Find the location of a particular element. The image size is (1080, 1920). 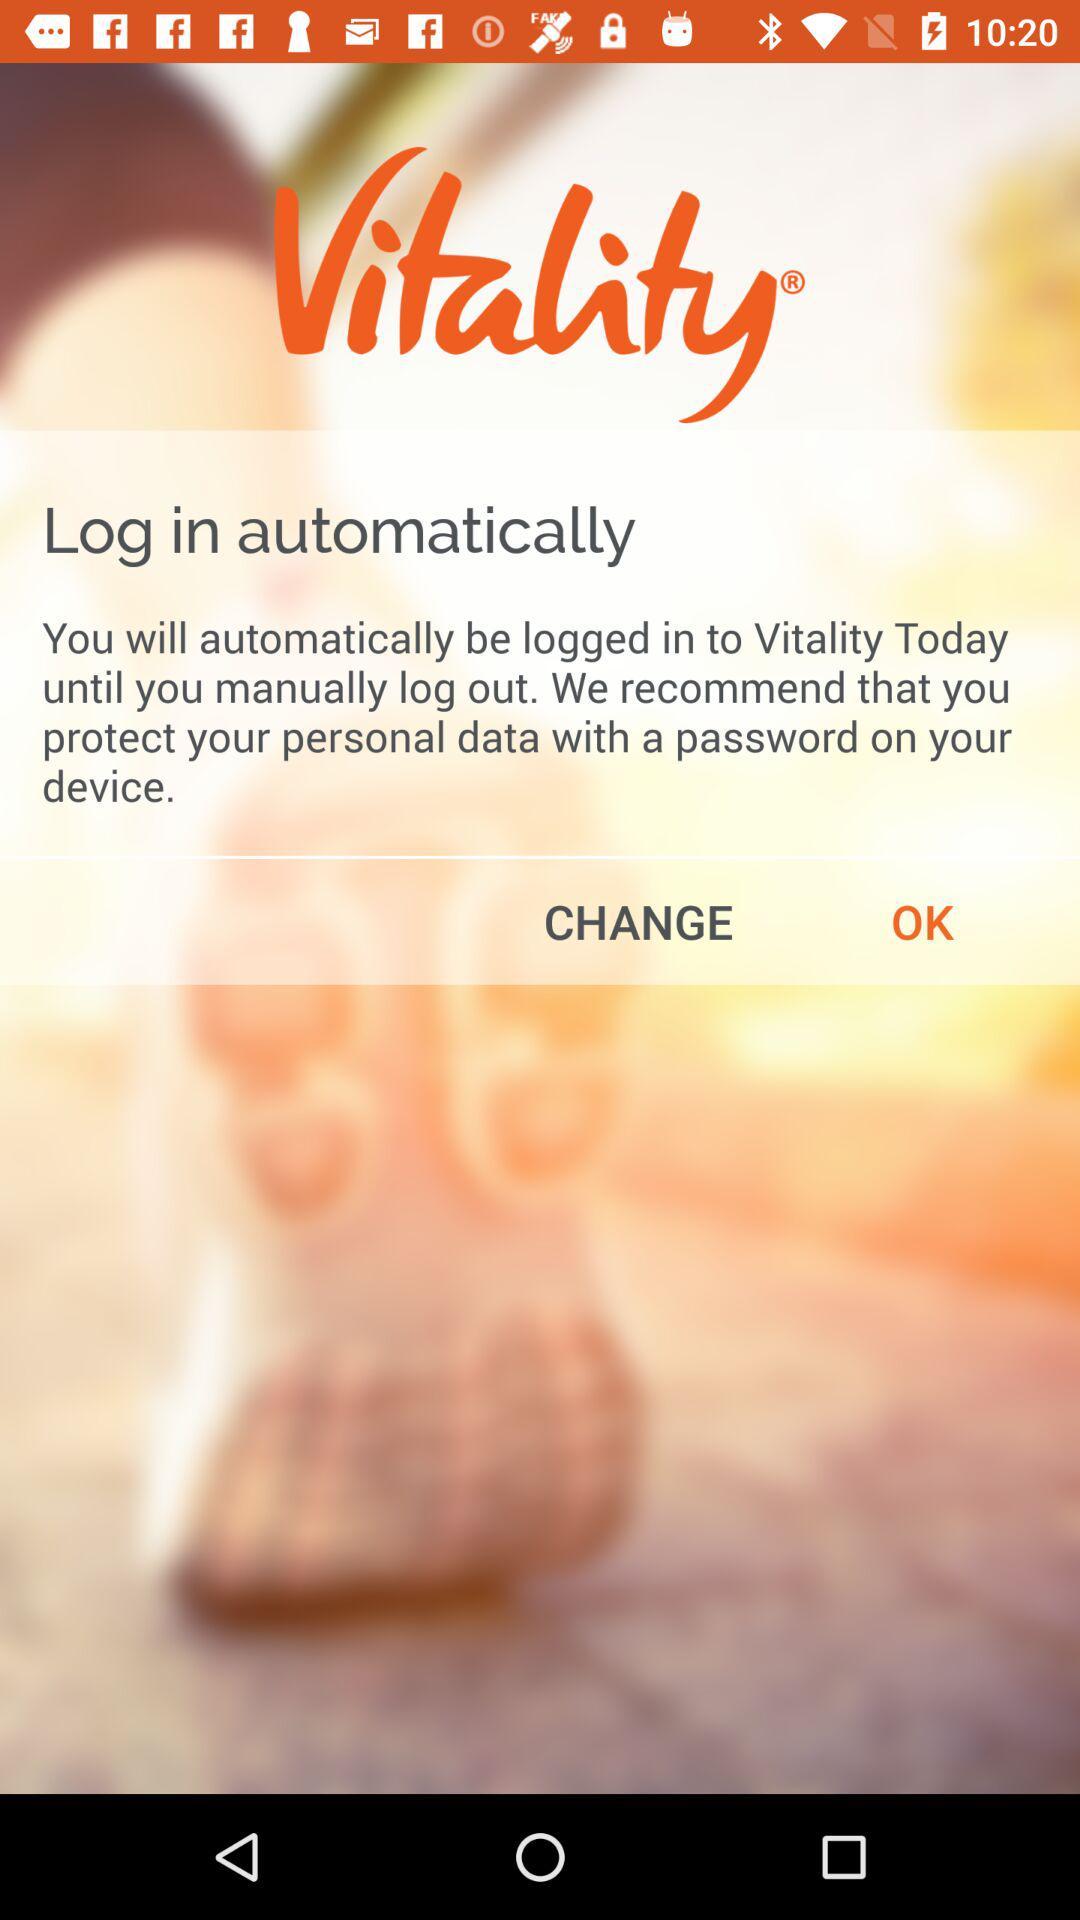

icon next to change is located at coordinates (922, 920).